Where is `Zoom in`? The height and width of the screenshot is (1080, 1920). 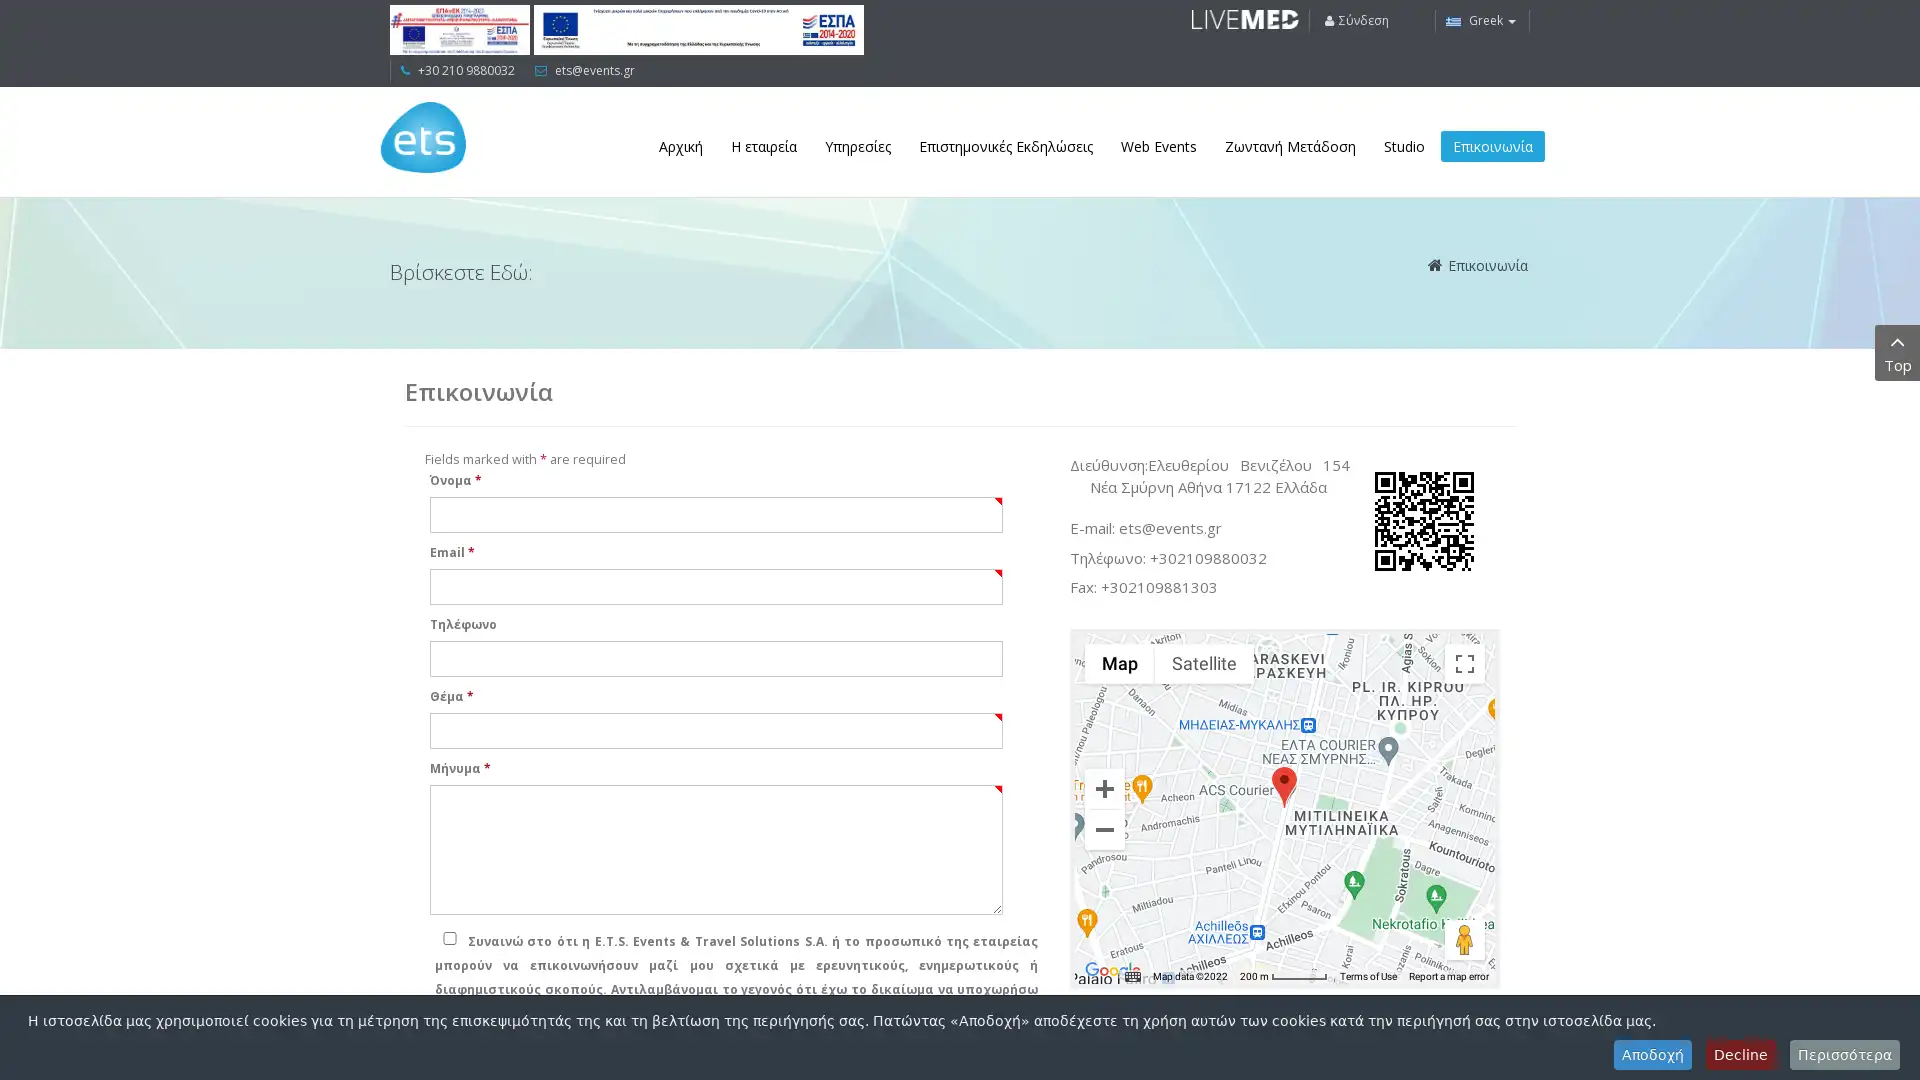
Zoom in is located at coordinates (1103, 786).